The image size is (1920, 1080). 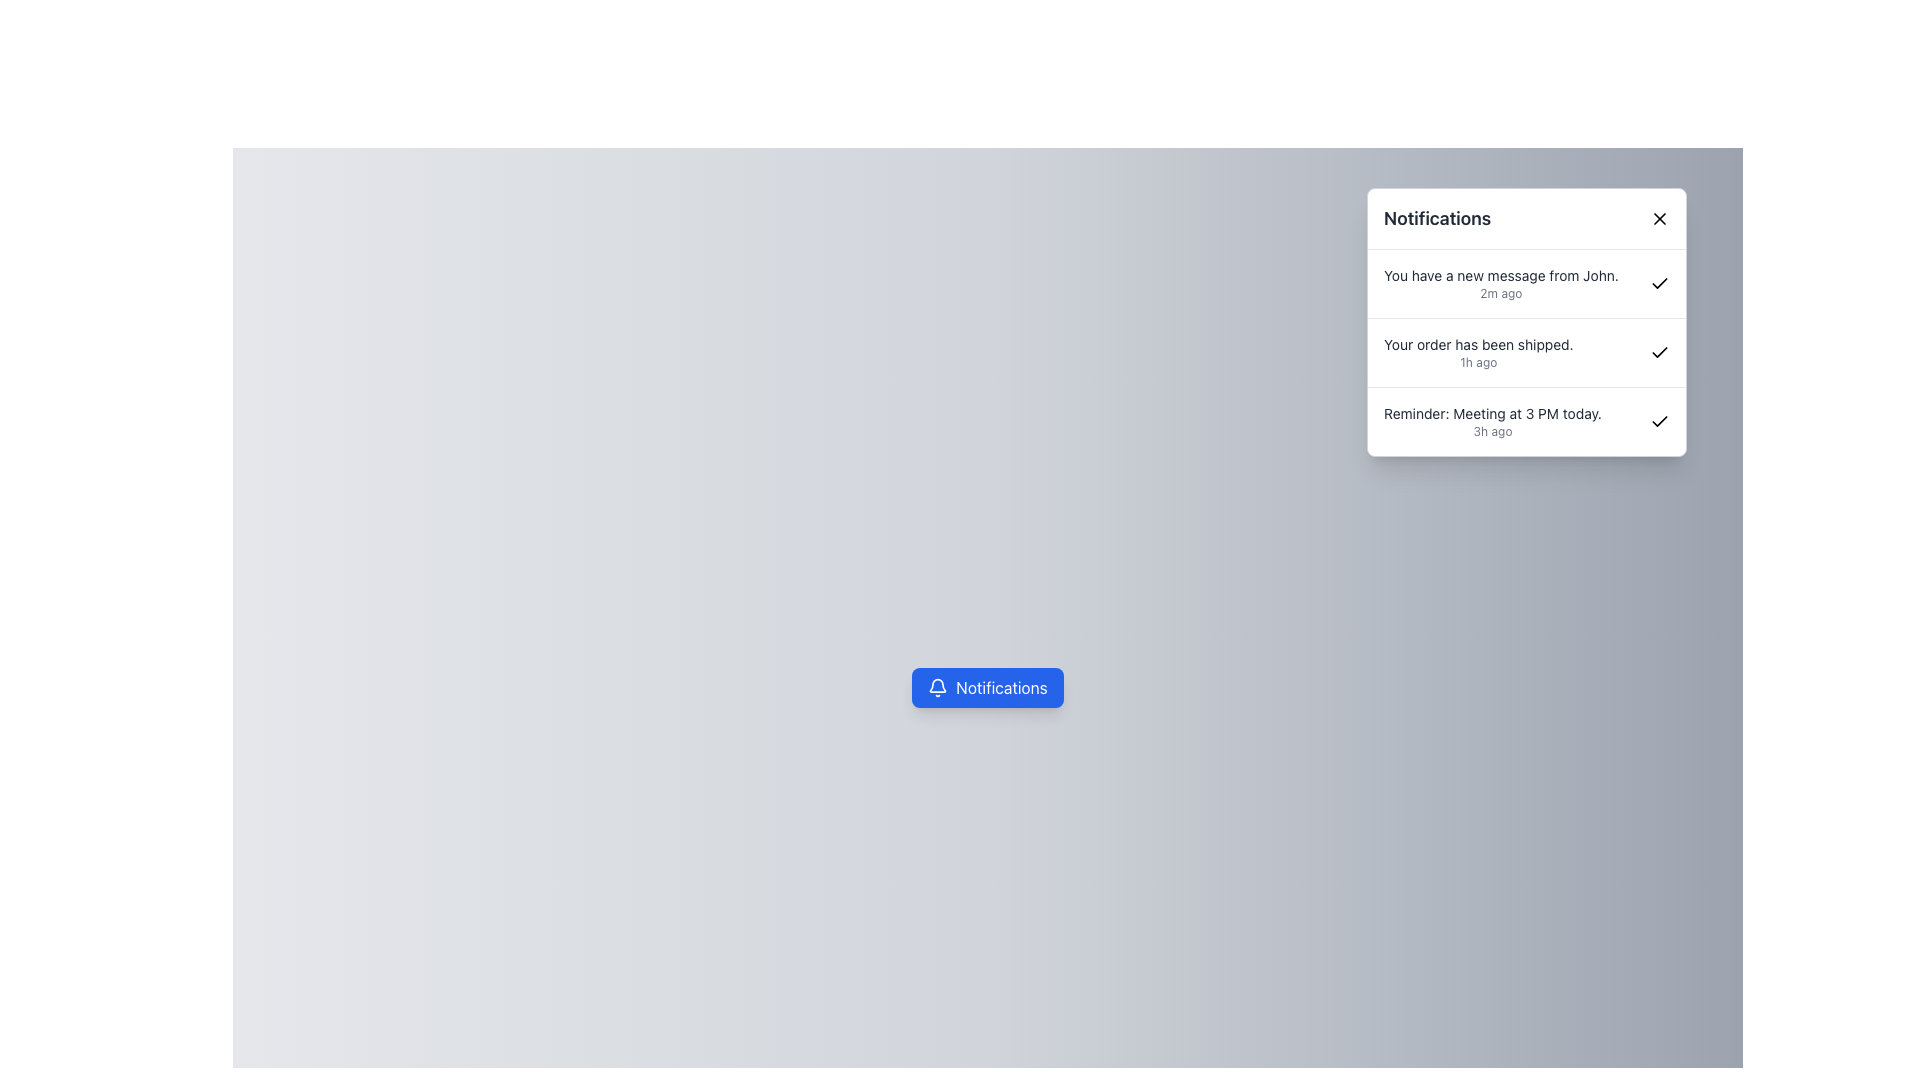 What do you see at coordinates (1492, 412) in the screenshot?
I see `the main text of the third notification item that informs the user about a meeting scheduled at 3 PM` at bounding box center [1492, 412].